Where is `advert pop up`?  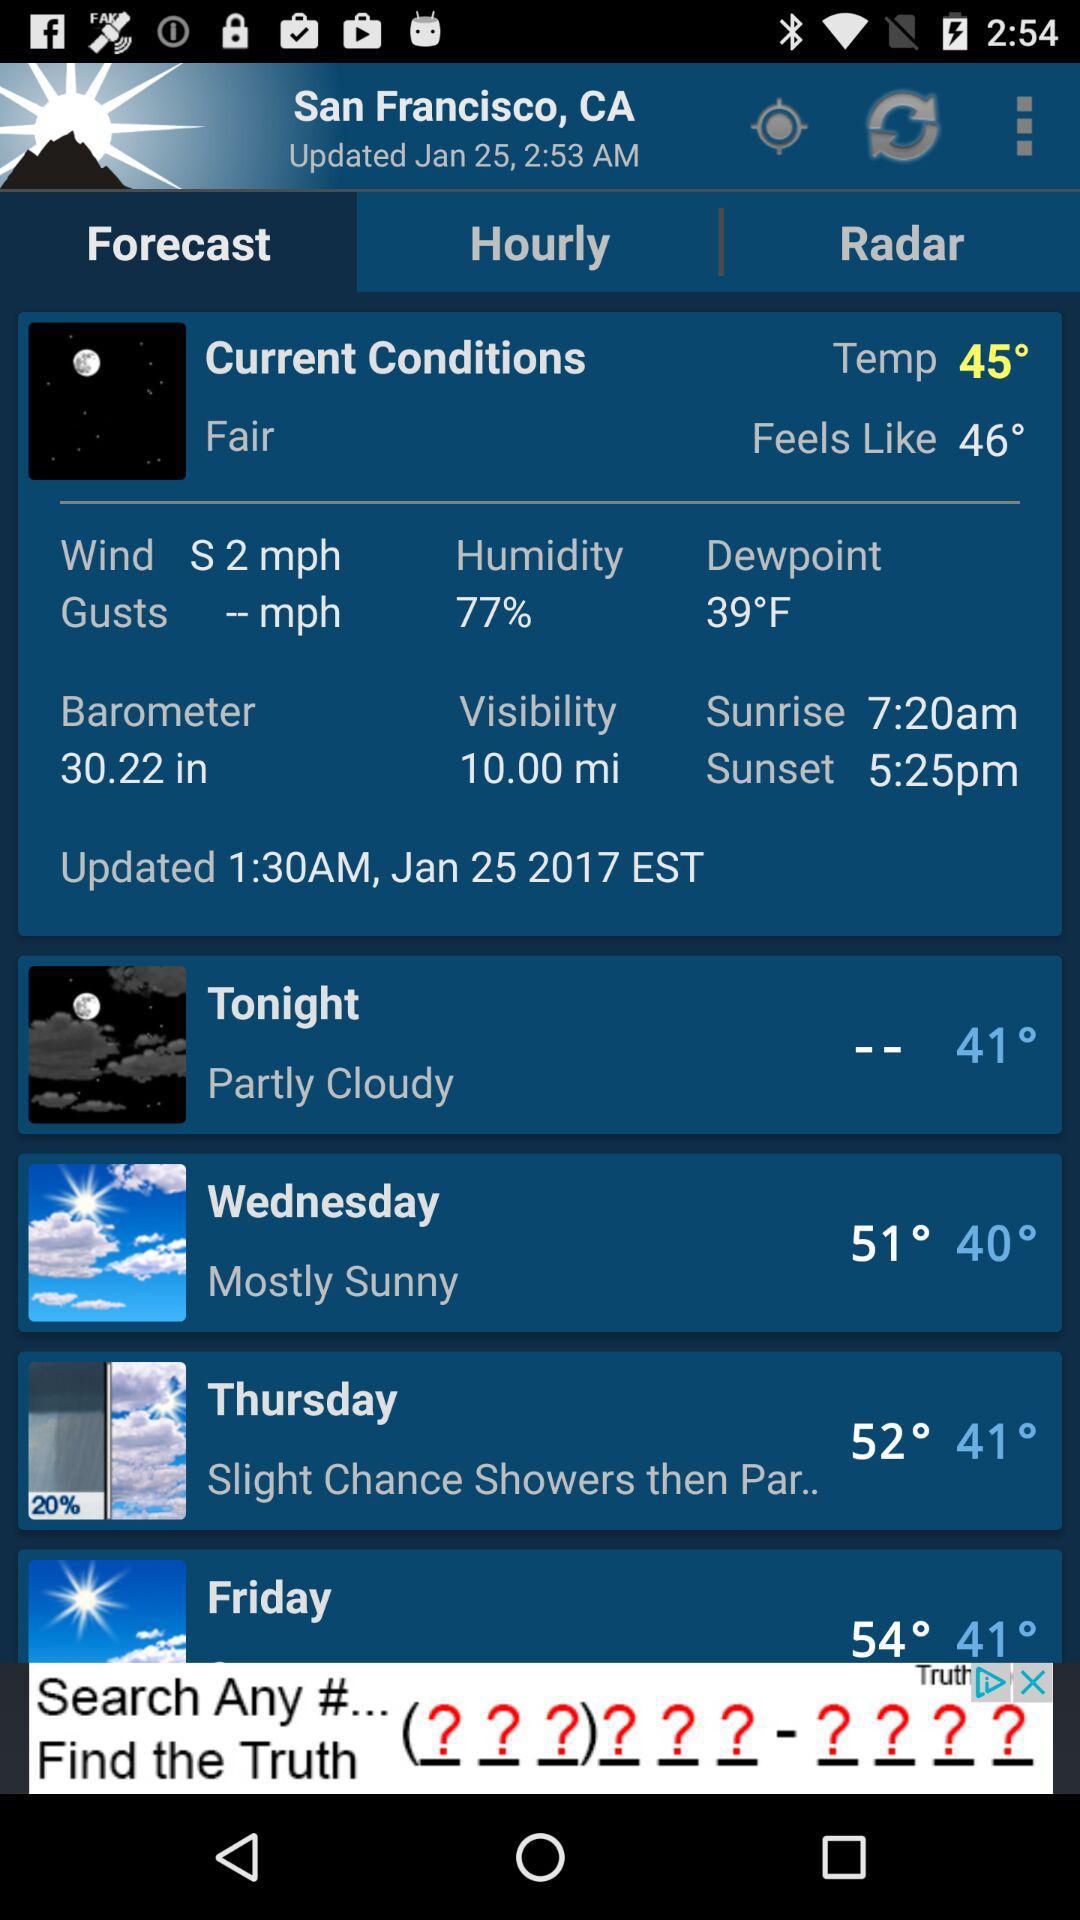
advert pop up is located at coordinates (540, 1727).